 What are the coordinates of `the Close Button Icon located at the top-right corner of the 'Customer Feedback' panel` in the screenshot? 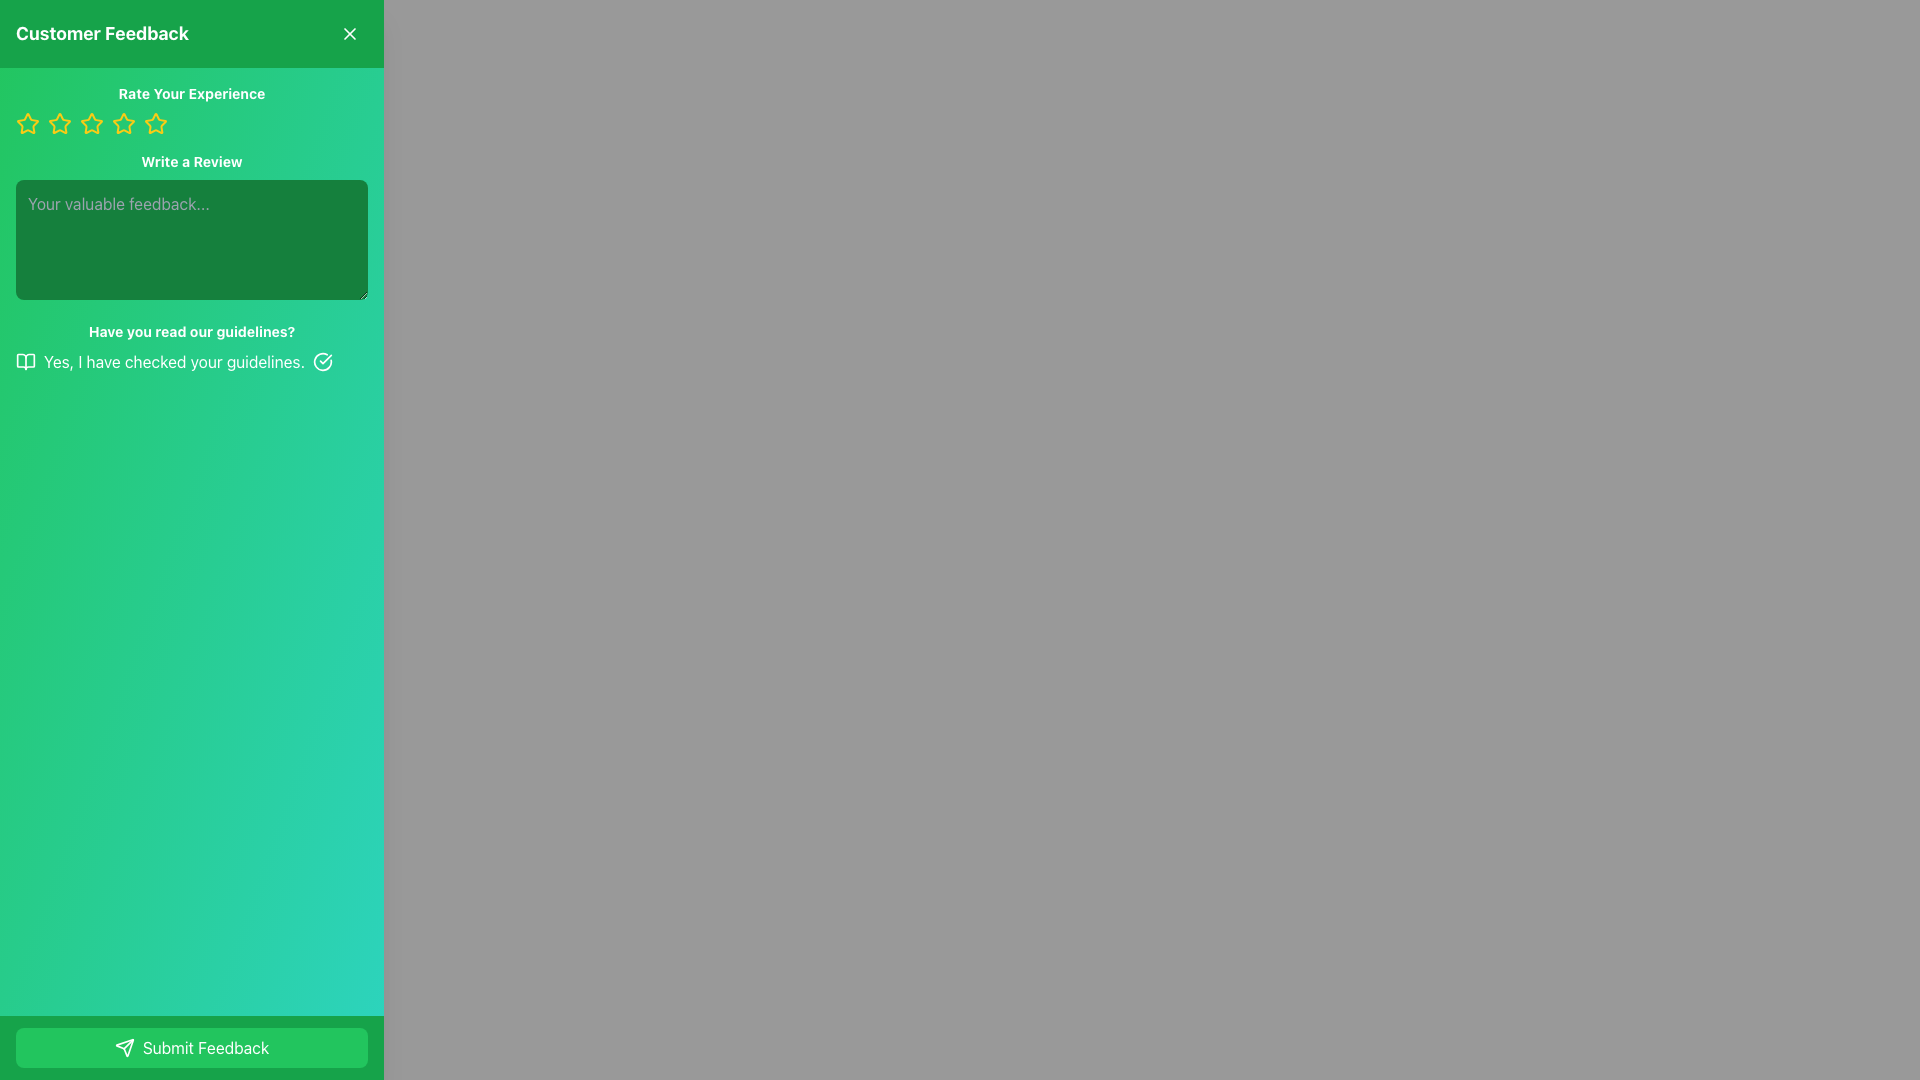 It's located at (350, 34).